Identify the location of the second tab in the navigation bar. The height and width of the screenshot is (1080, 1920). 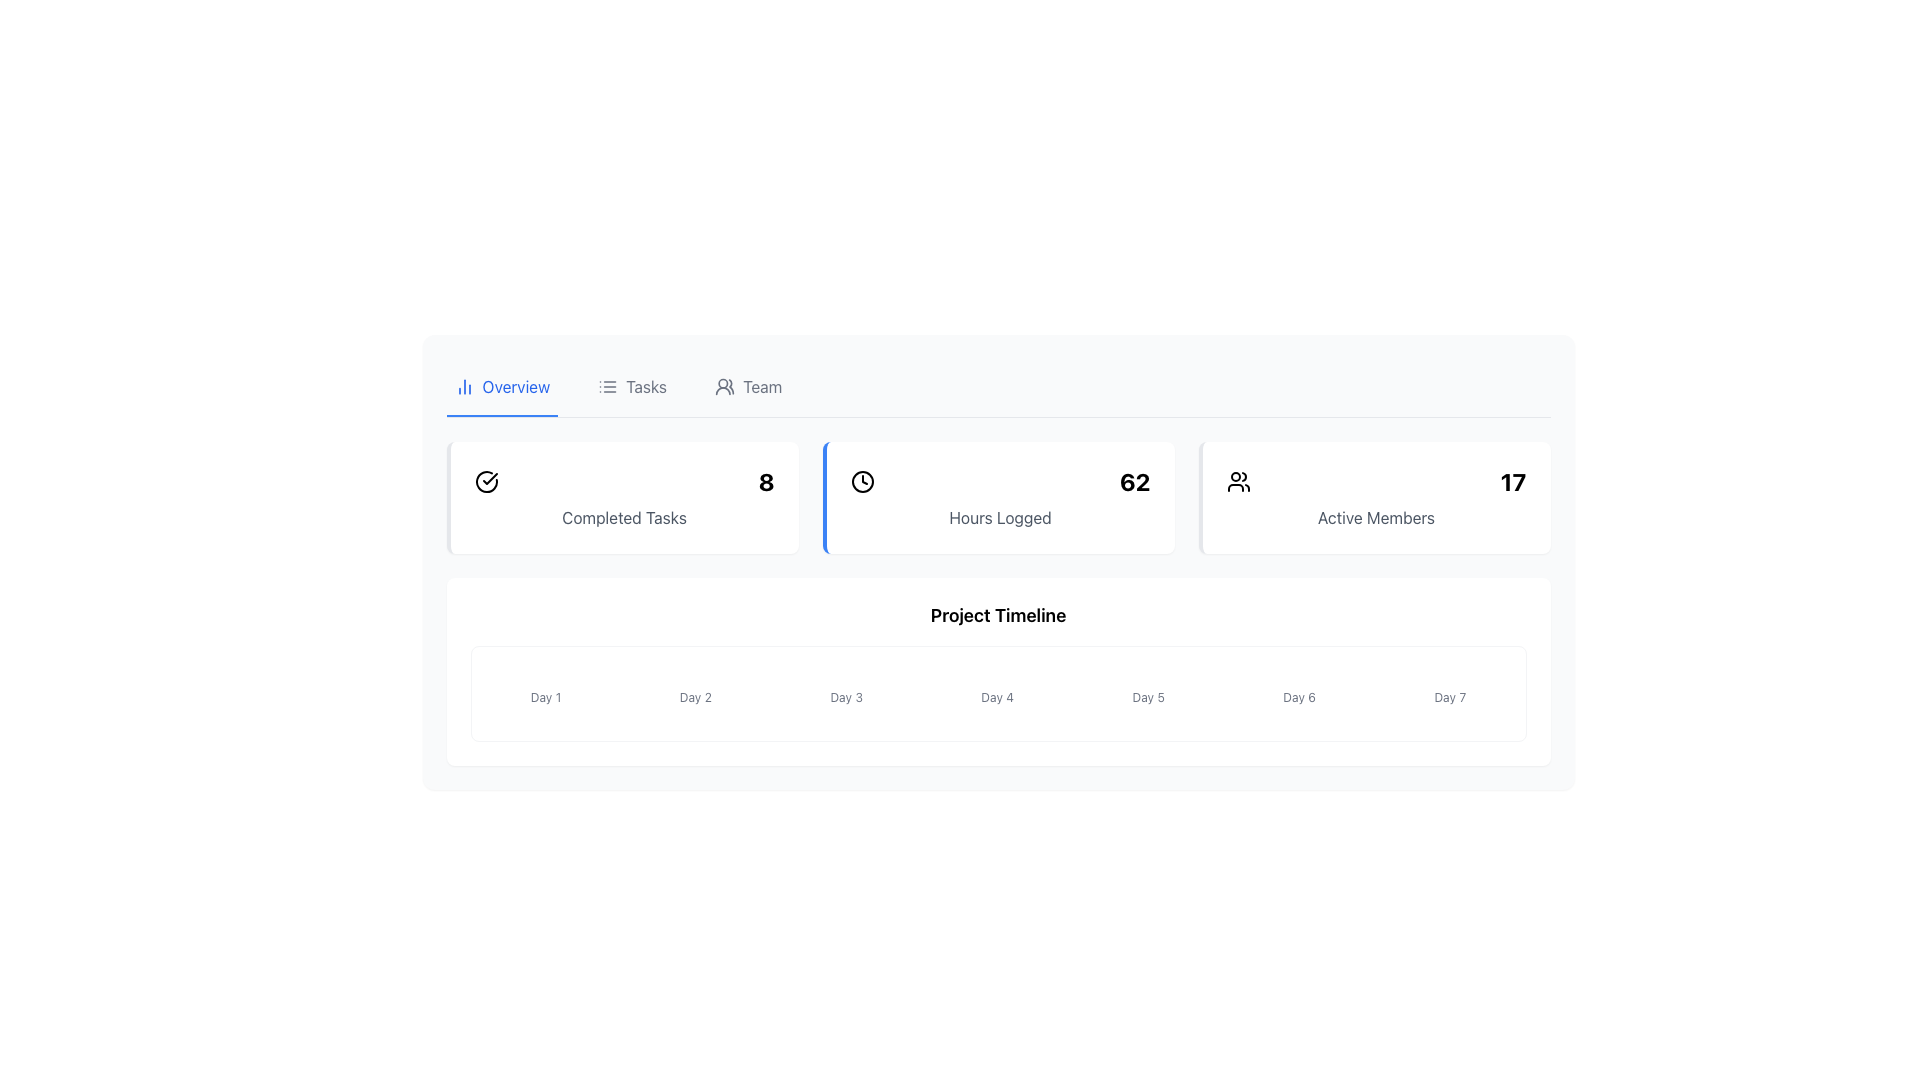
(631, 388).